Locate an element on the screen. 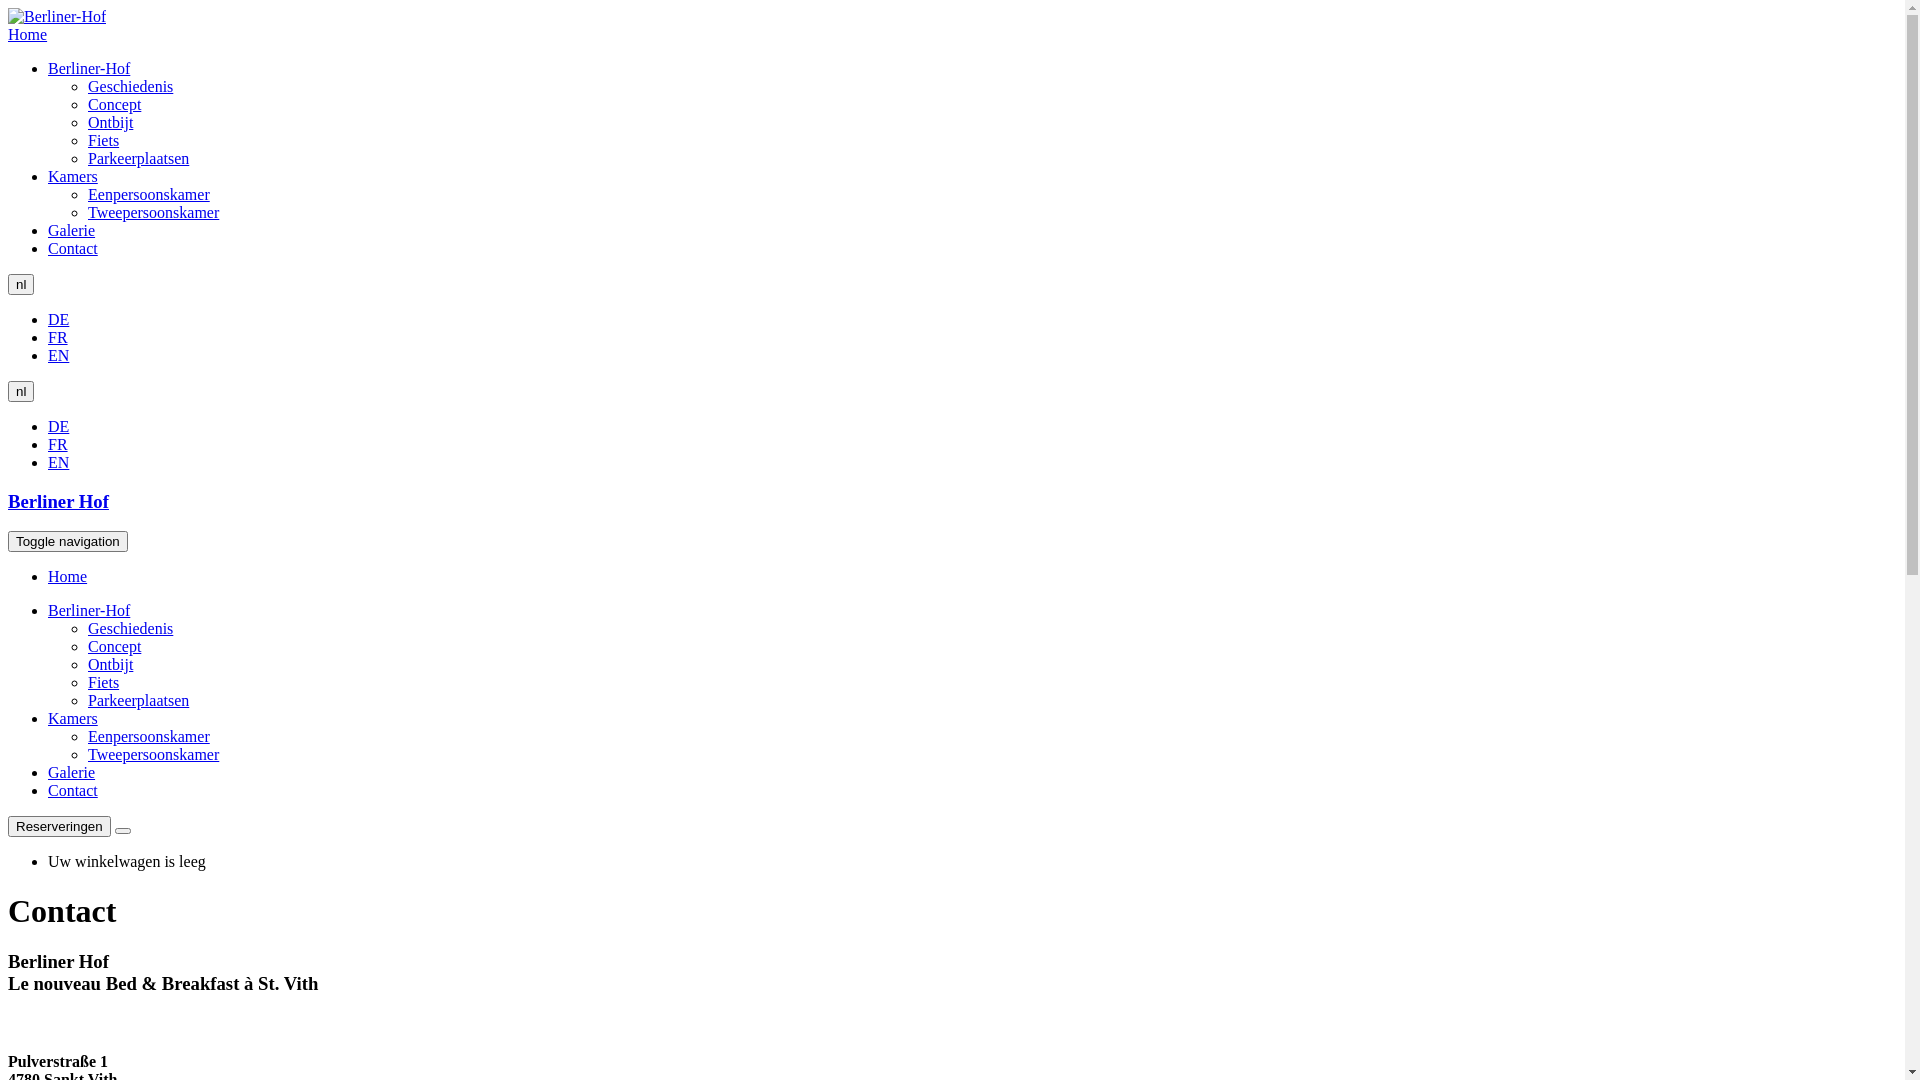 This screenshot has width=1920, height=1080. 'Geschiedenis' is located at coordinates (86, 85).